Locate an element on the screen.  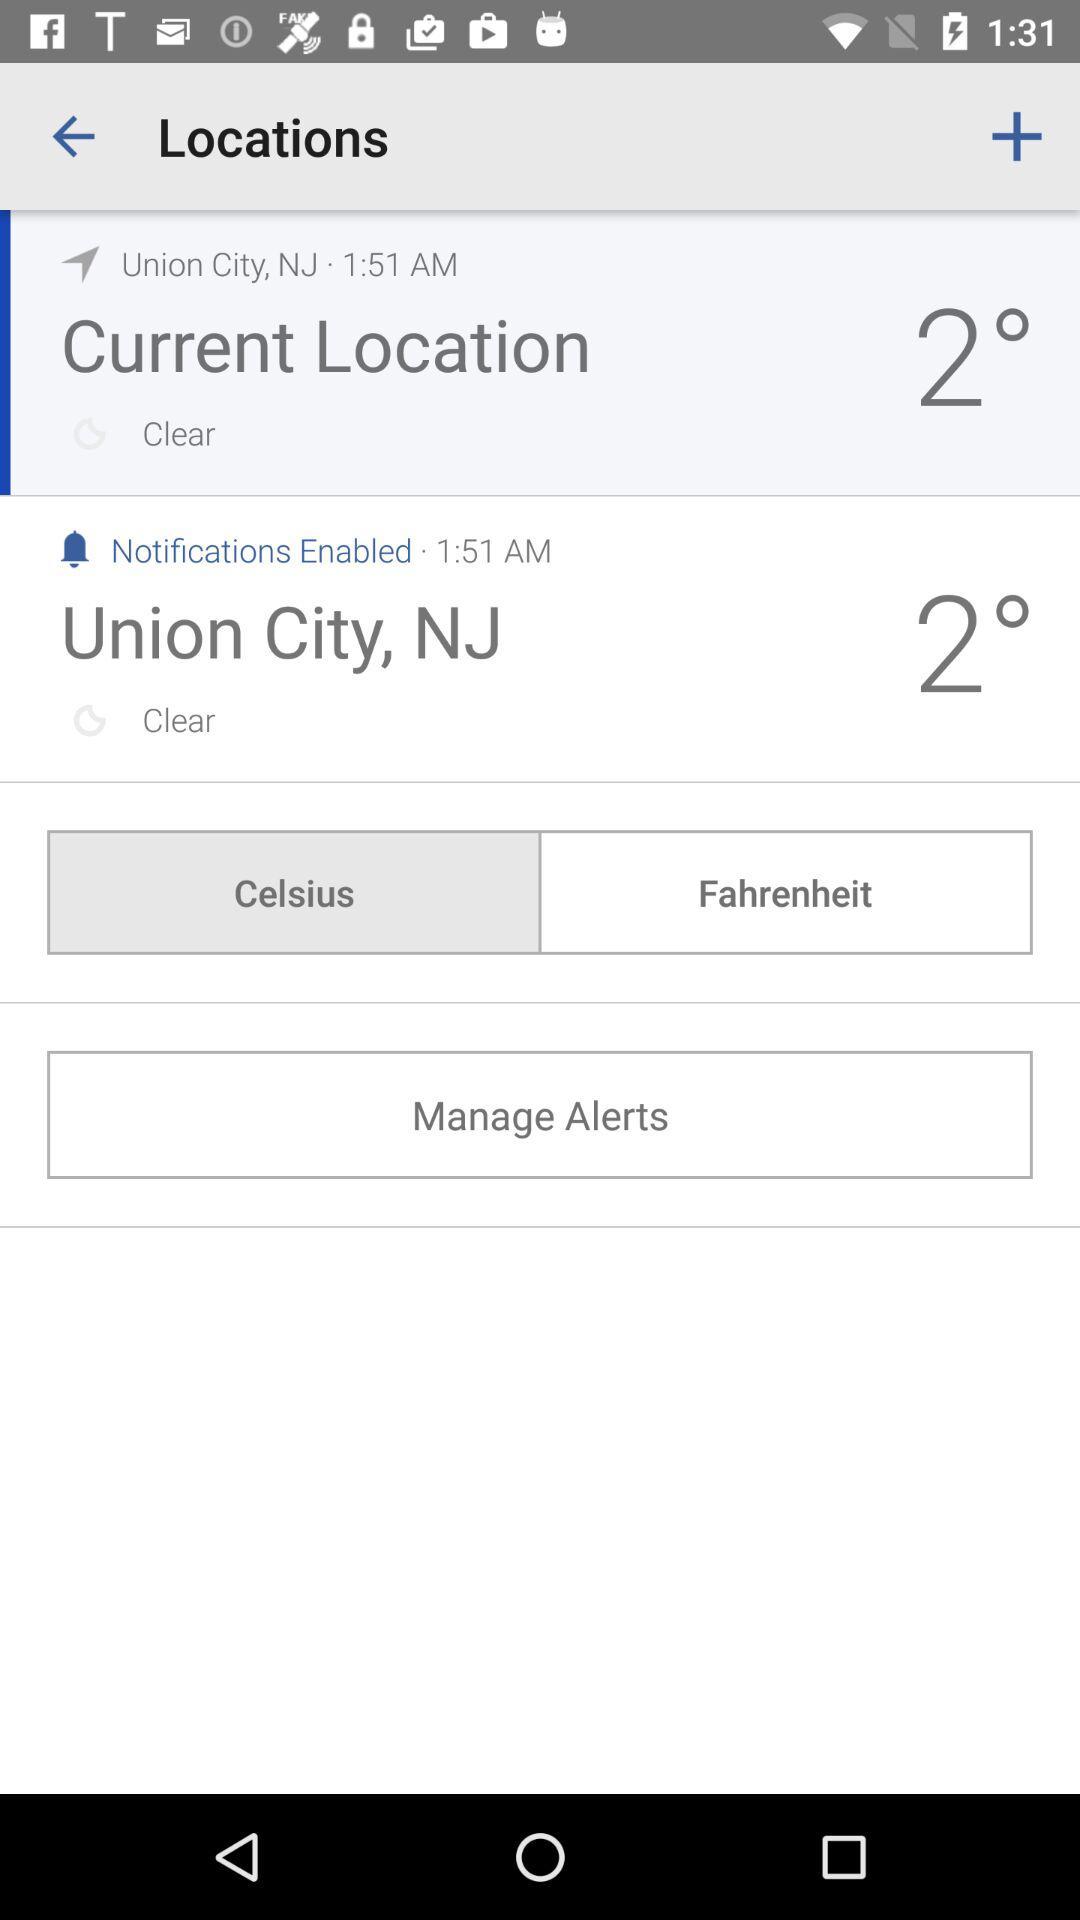
item above the manage alerts item is located at coordinates (784, 891).